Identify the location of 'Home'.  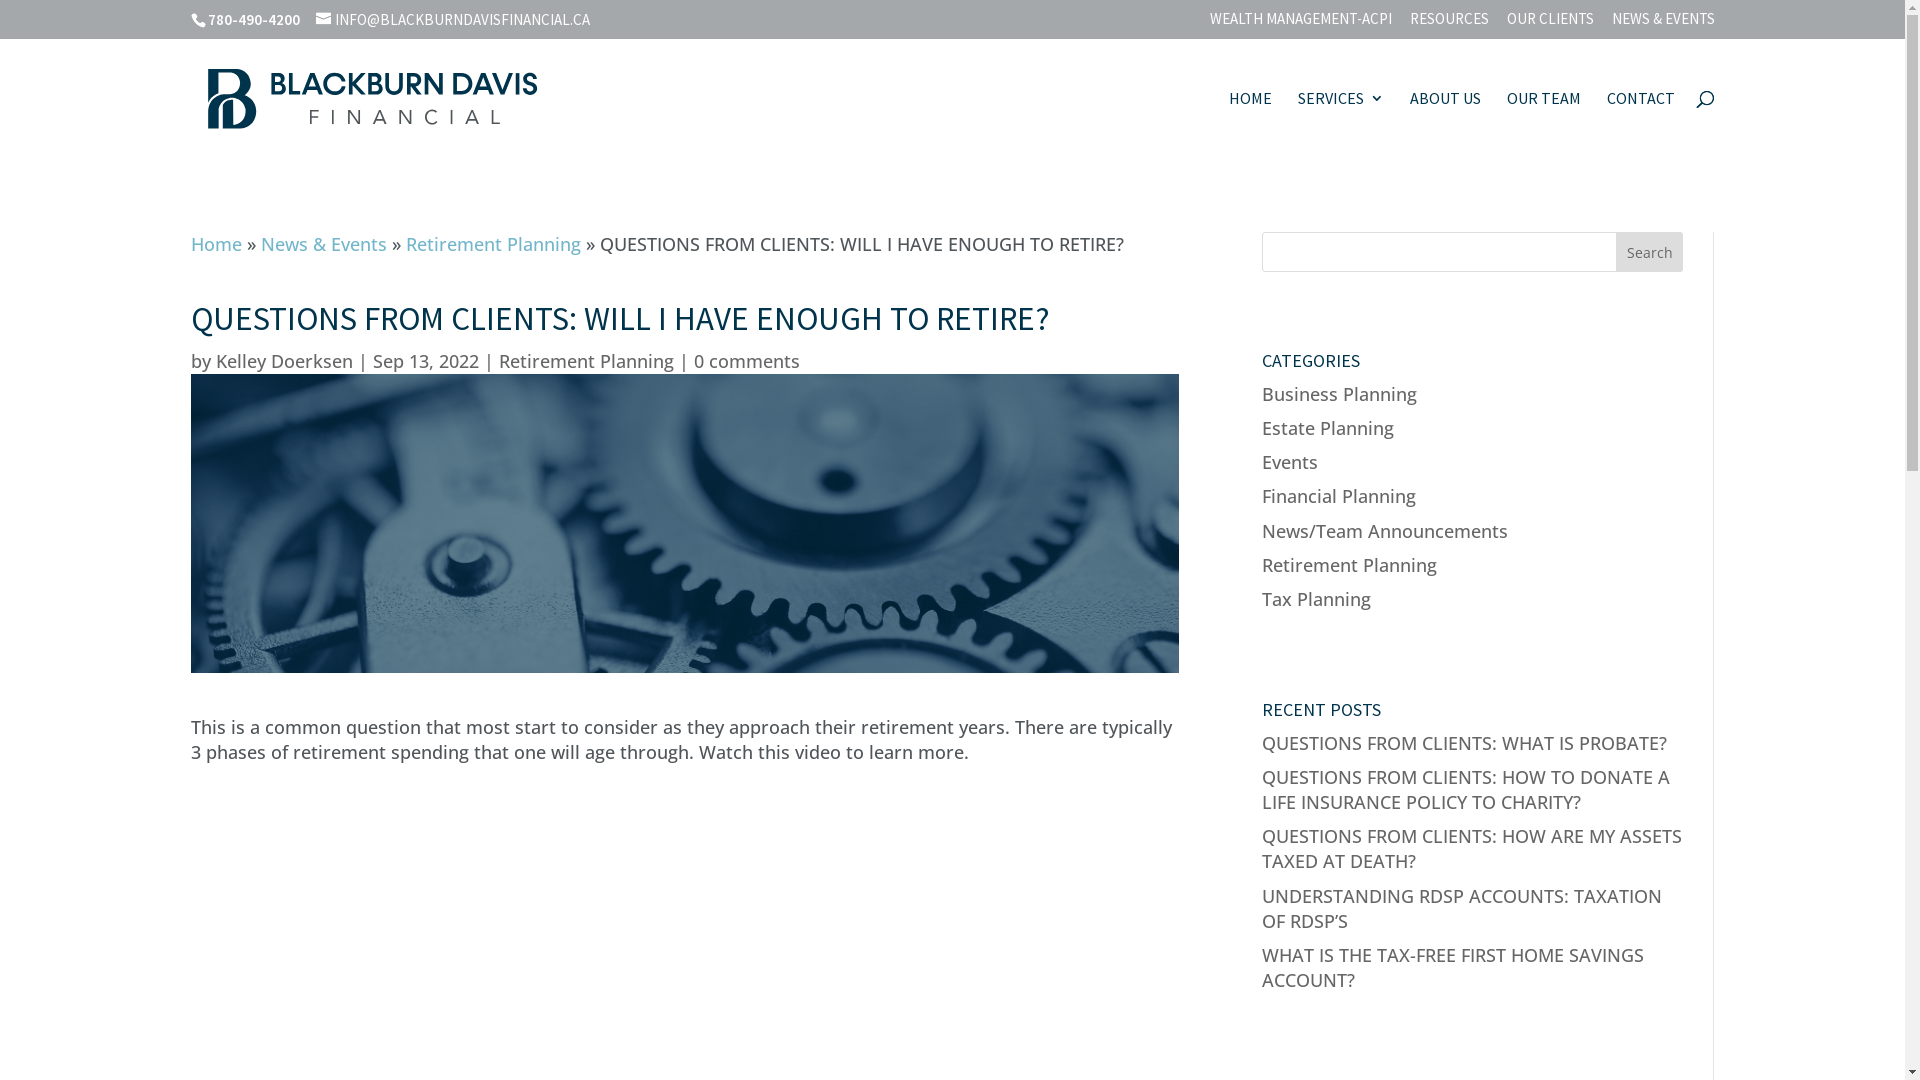
(215, 242).